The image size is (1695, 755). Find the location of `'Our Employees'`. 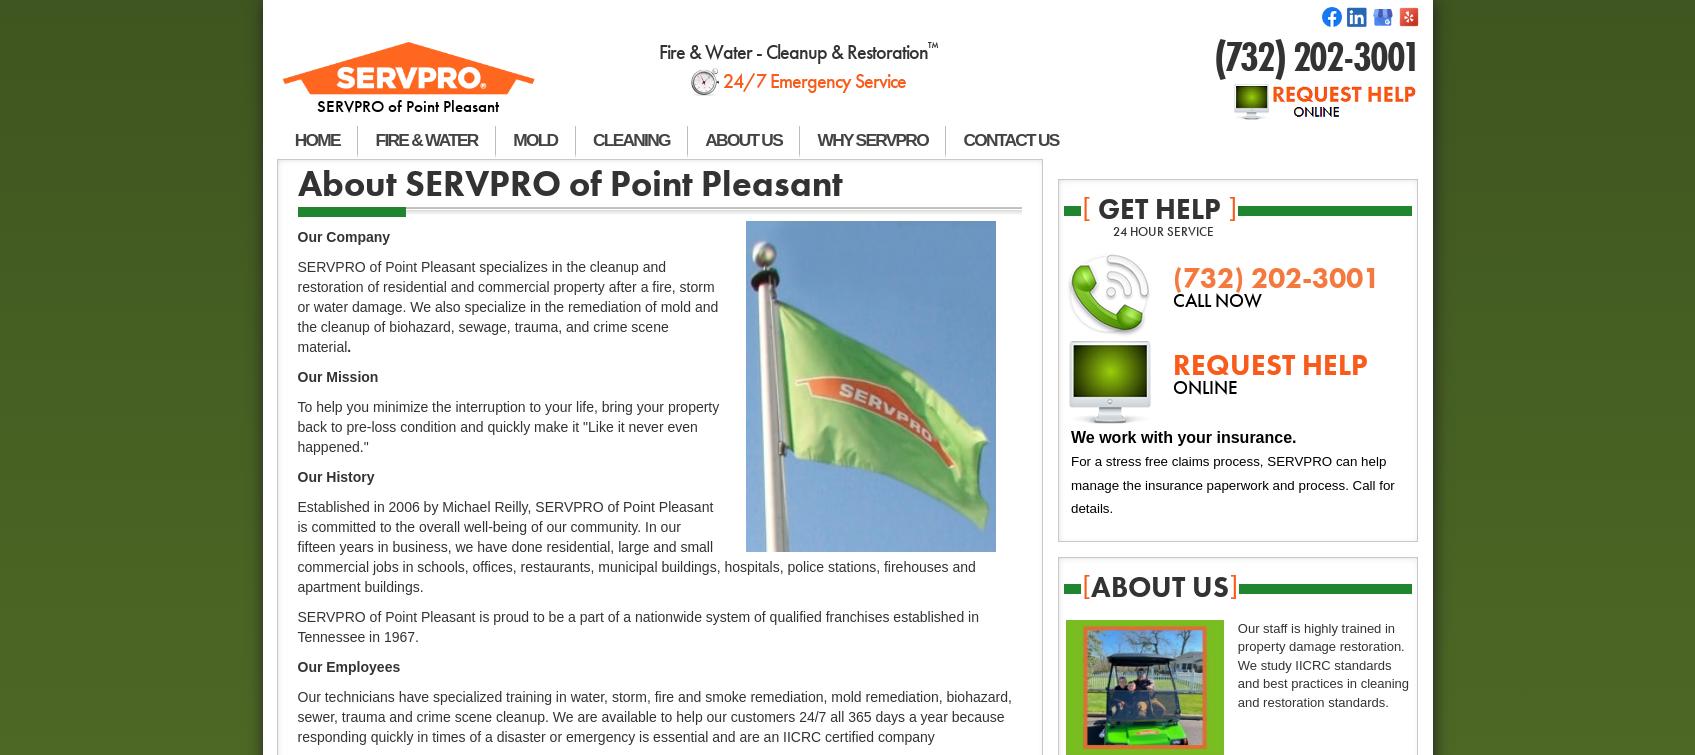

'Our Employees' is located at coordinates (347, 665).